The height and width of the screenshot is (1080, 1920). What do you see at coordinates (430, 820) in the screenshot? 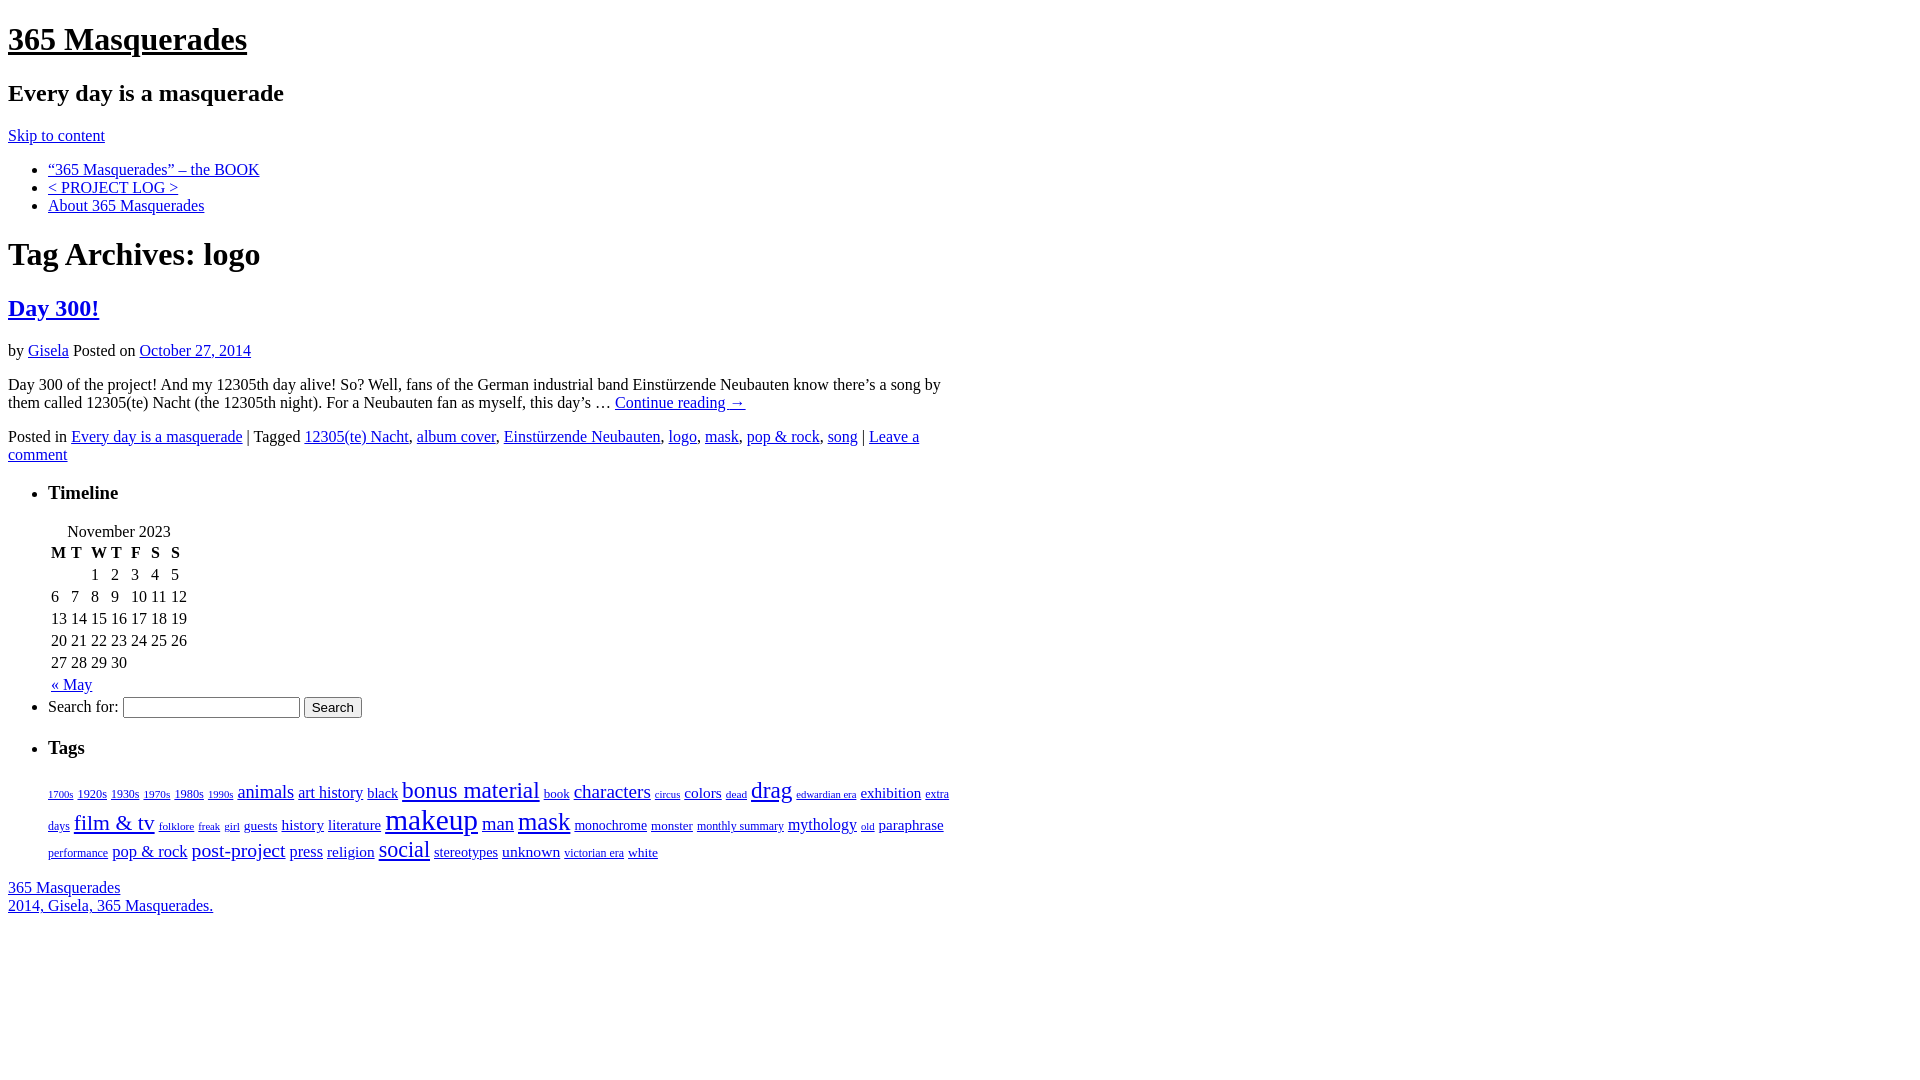
I see `'makeup'` at bounding box center [430, 820].